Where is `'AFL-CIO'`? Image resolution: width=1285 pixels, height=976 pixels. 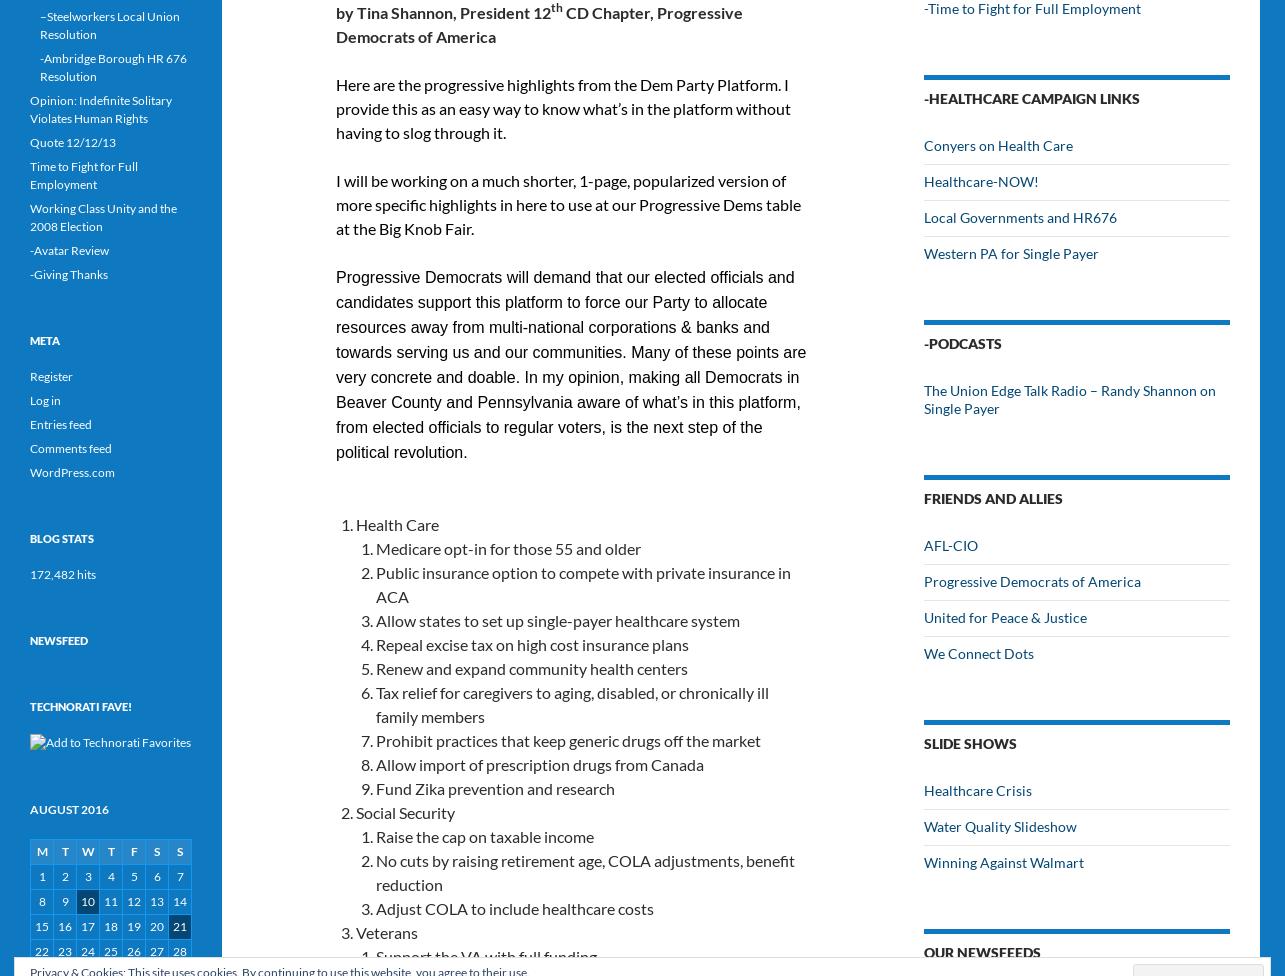 'AFL-CIO' is located at coordinates (951, 545).